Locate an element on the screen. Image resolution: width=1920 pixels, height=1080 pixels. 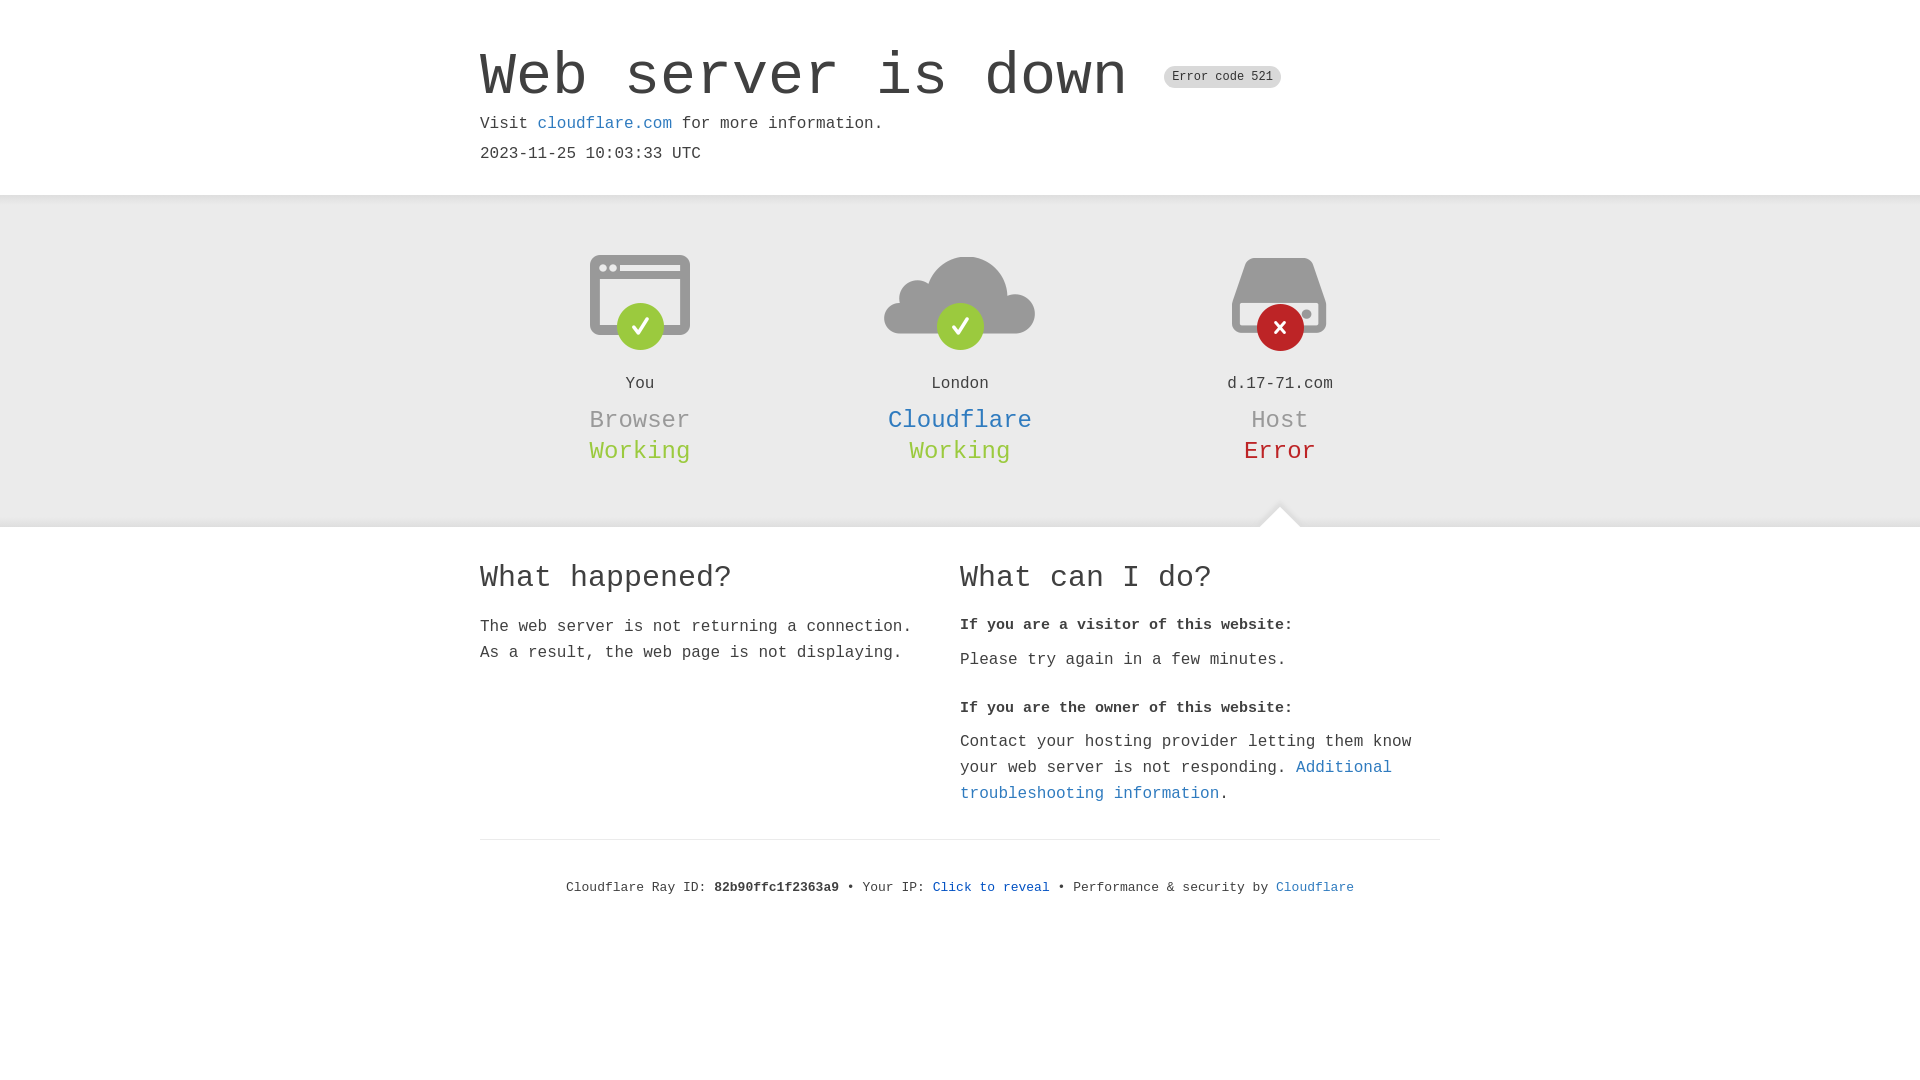
'Cloudflare' is located at coordinates (960, 419).